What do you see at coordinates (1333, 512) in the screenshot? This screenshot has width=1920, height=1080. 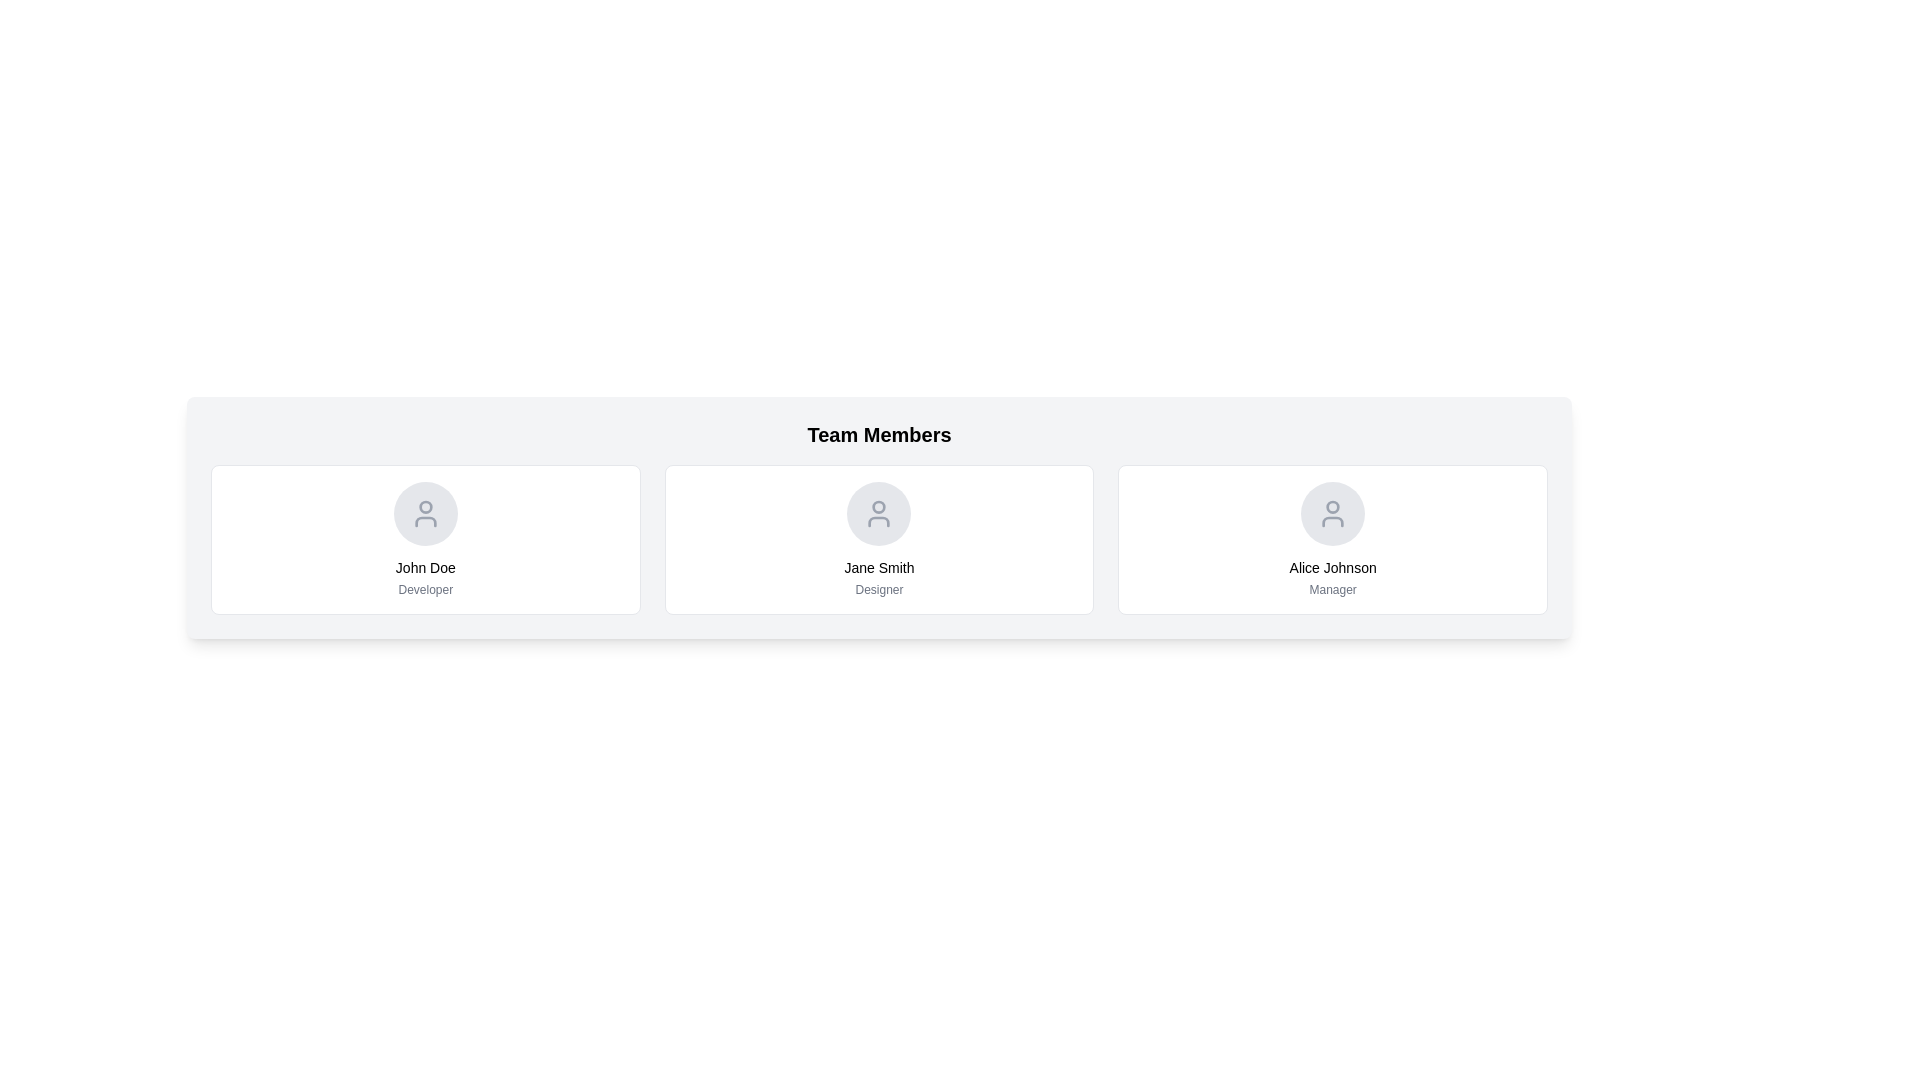 I see `the user profile picture placeholder for 'Alice Johnson', located at the top-center of the user profile card` at bounding box center [1333, 512].